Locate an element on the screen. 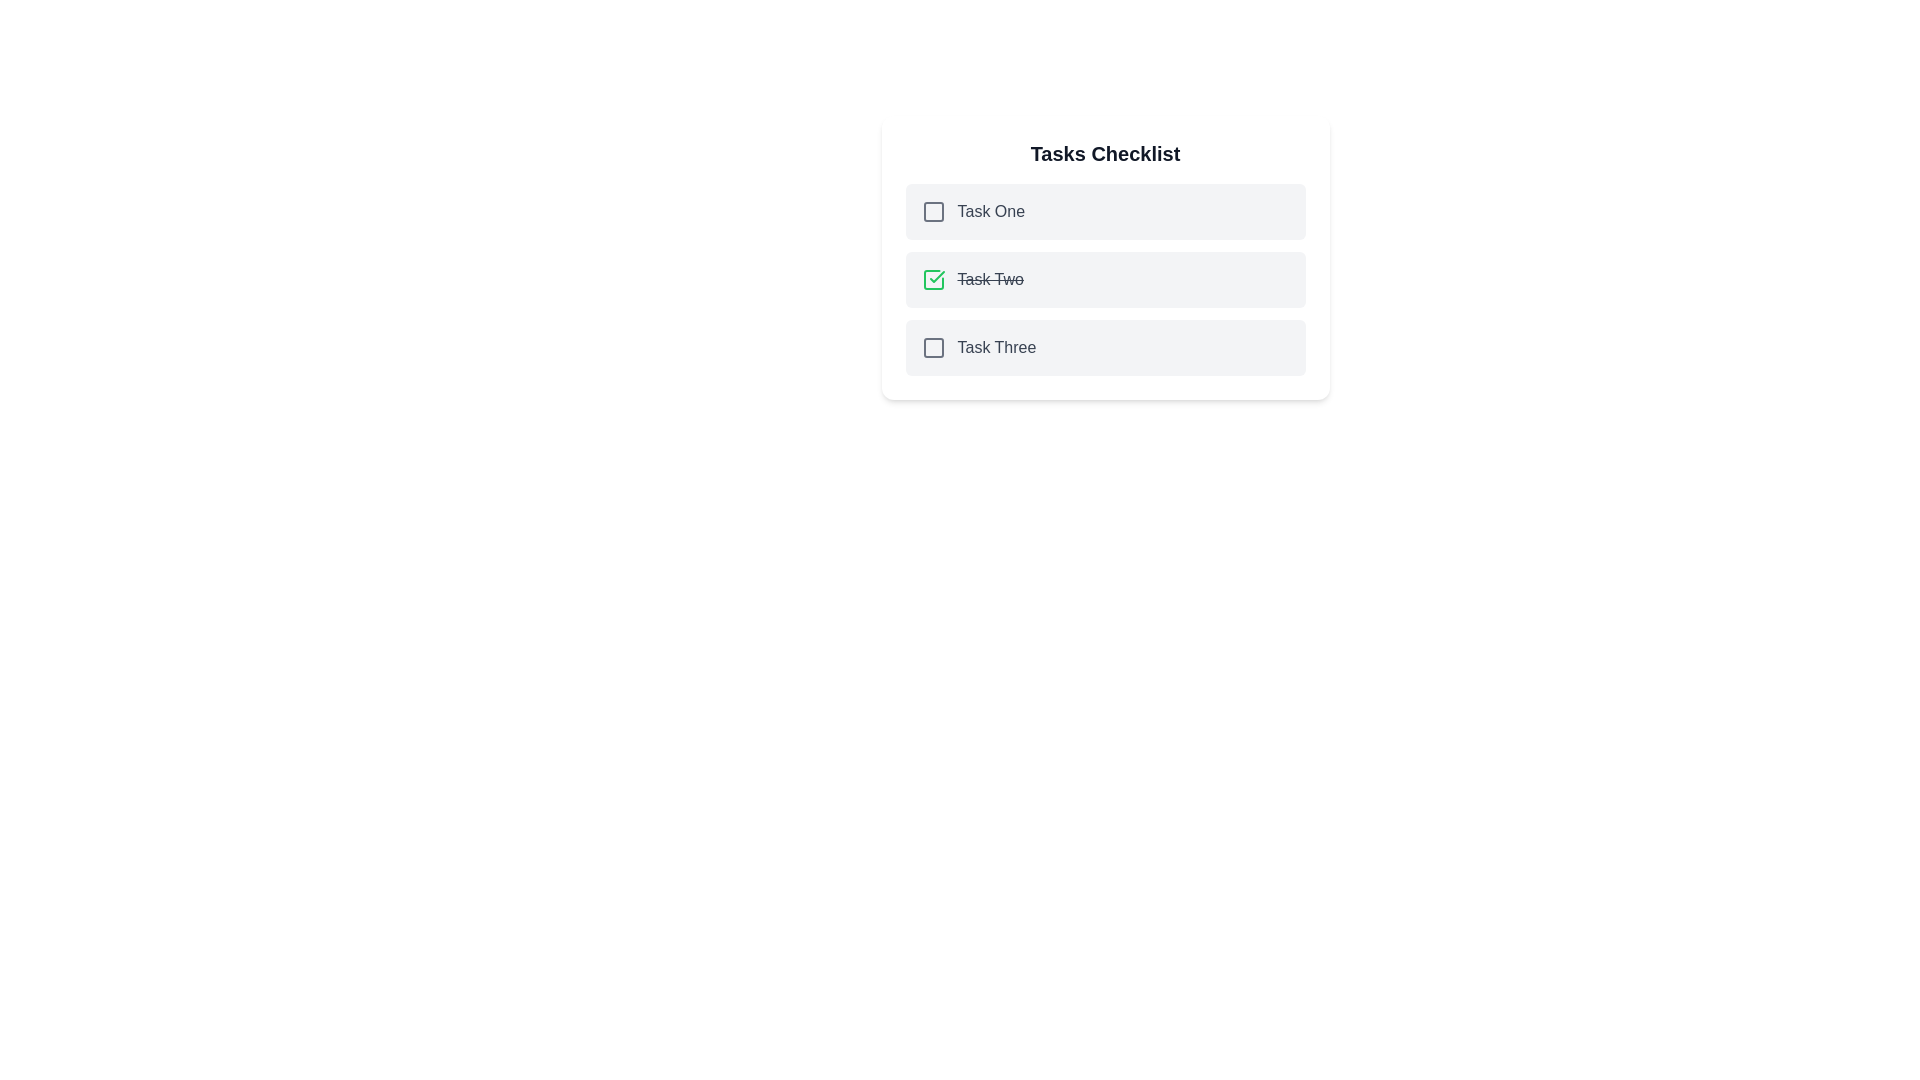  the visual state of the graphical checkmark icon, which is a thin green stroke forming a checkmark symbol, located in the second task row of the checklist adjacent to 'Task Two' is located at coordinates (935, 277).